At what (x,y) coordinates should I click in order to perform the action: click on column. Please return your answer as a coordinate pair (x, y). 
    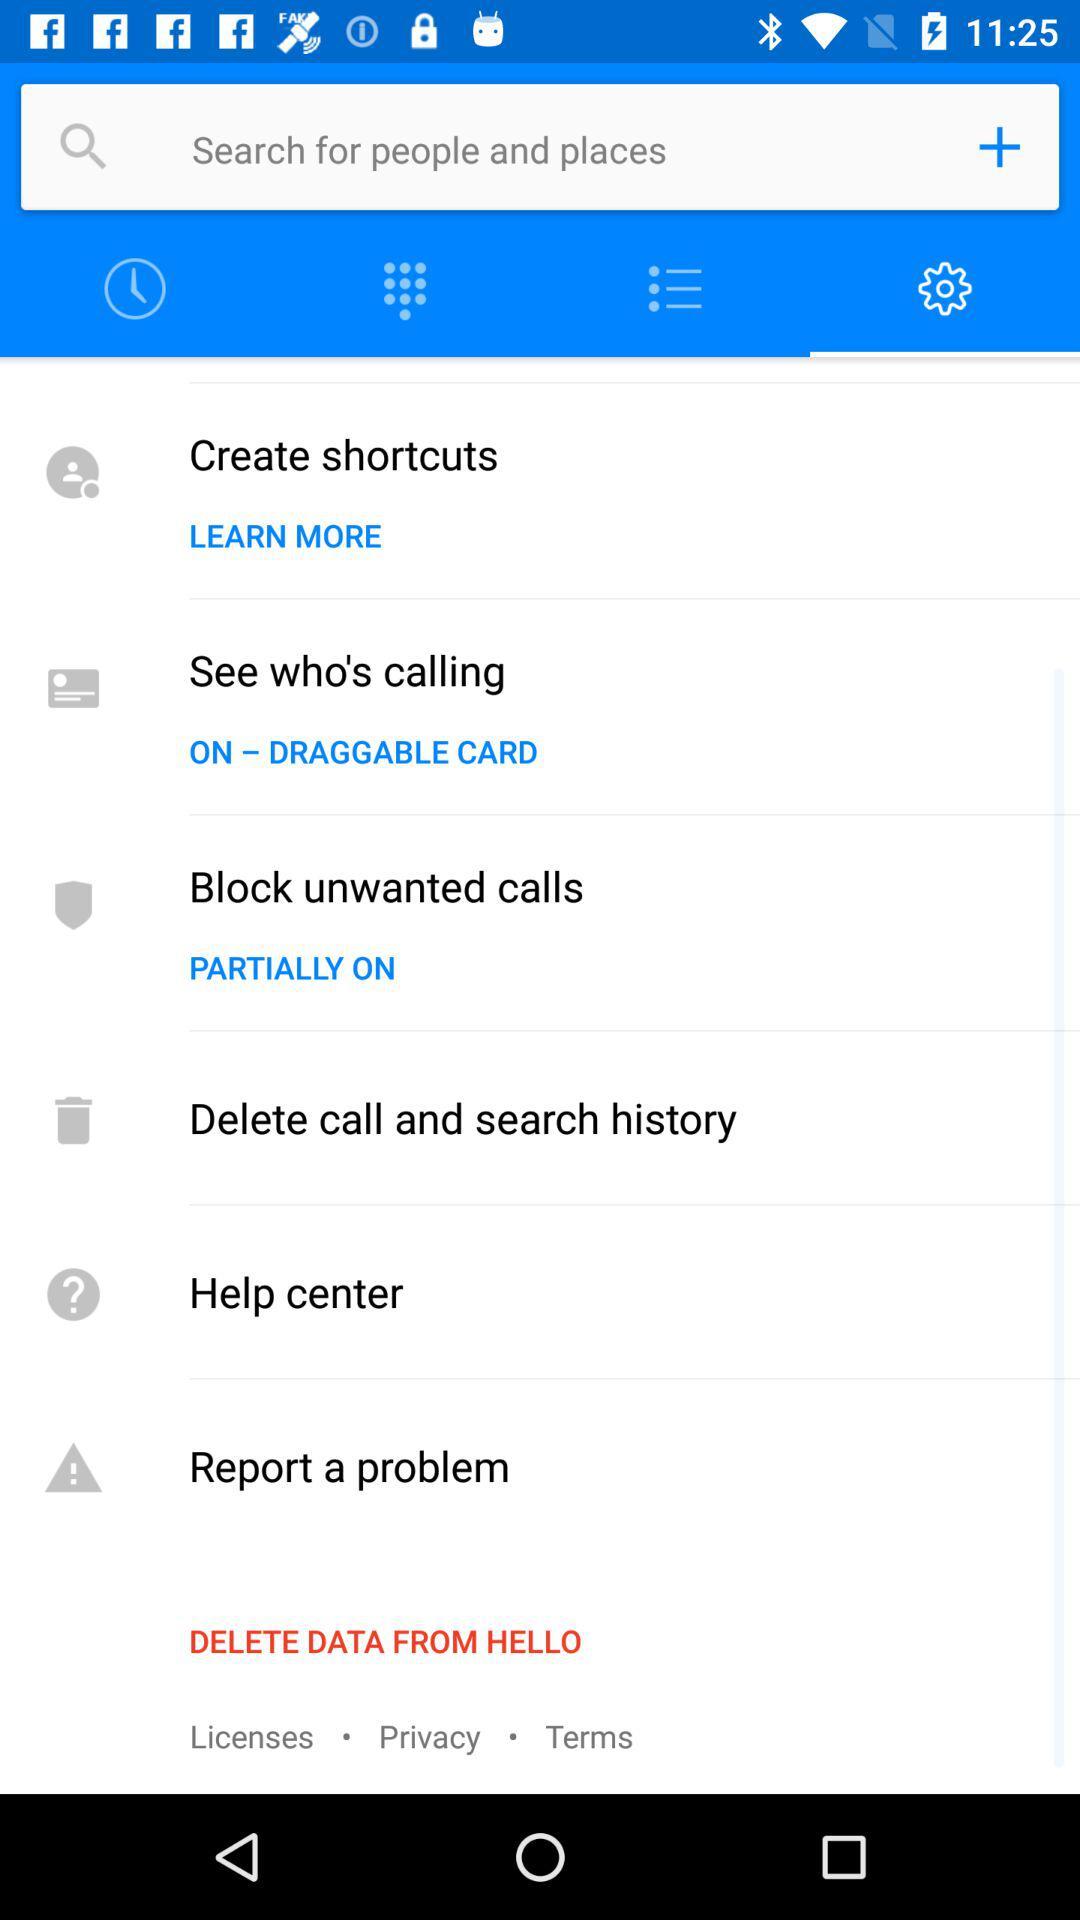
    Looking at the image, I should click on (405, 288).